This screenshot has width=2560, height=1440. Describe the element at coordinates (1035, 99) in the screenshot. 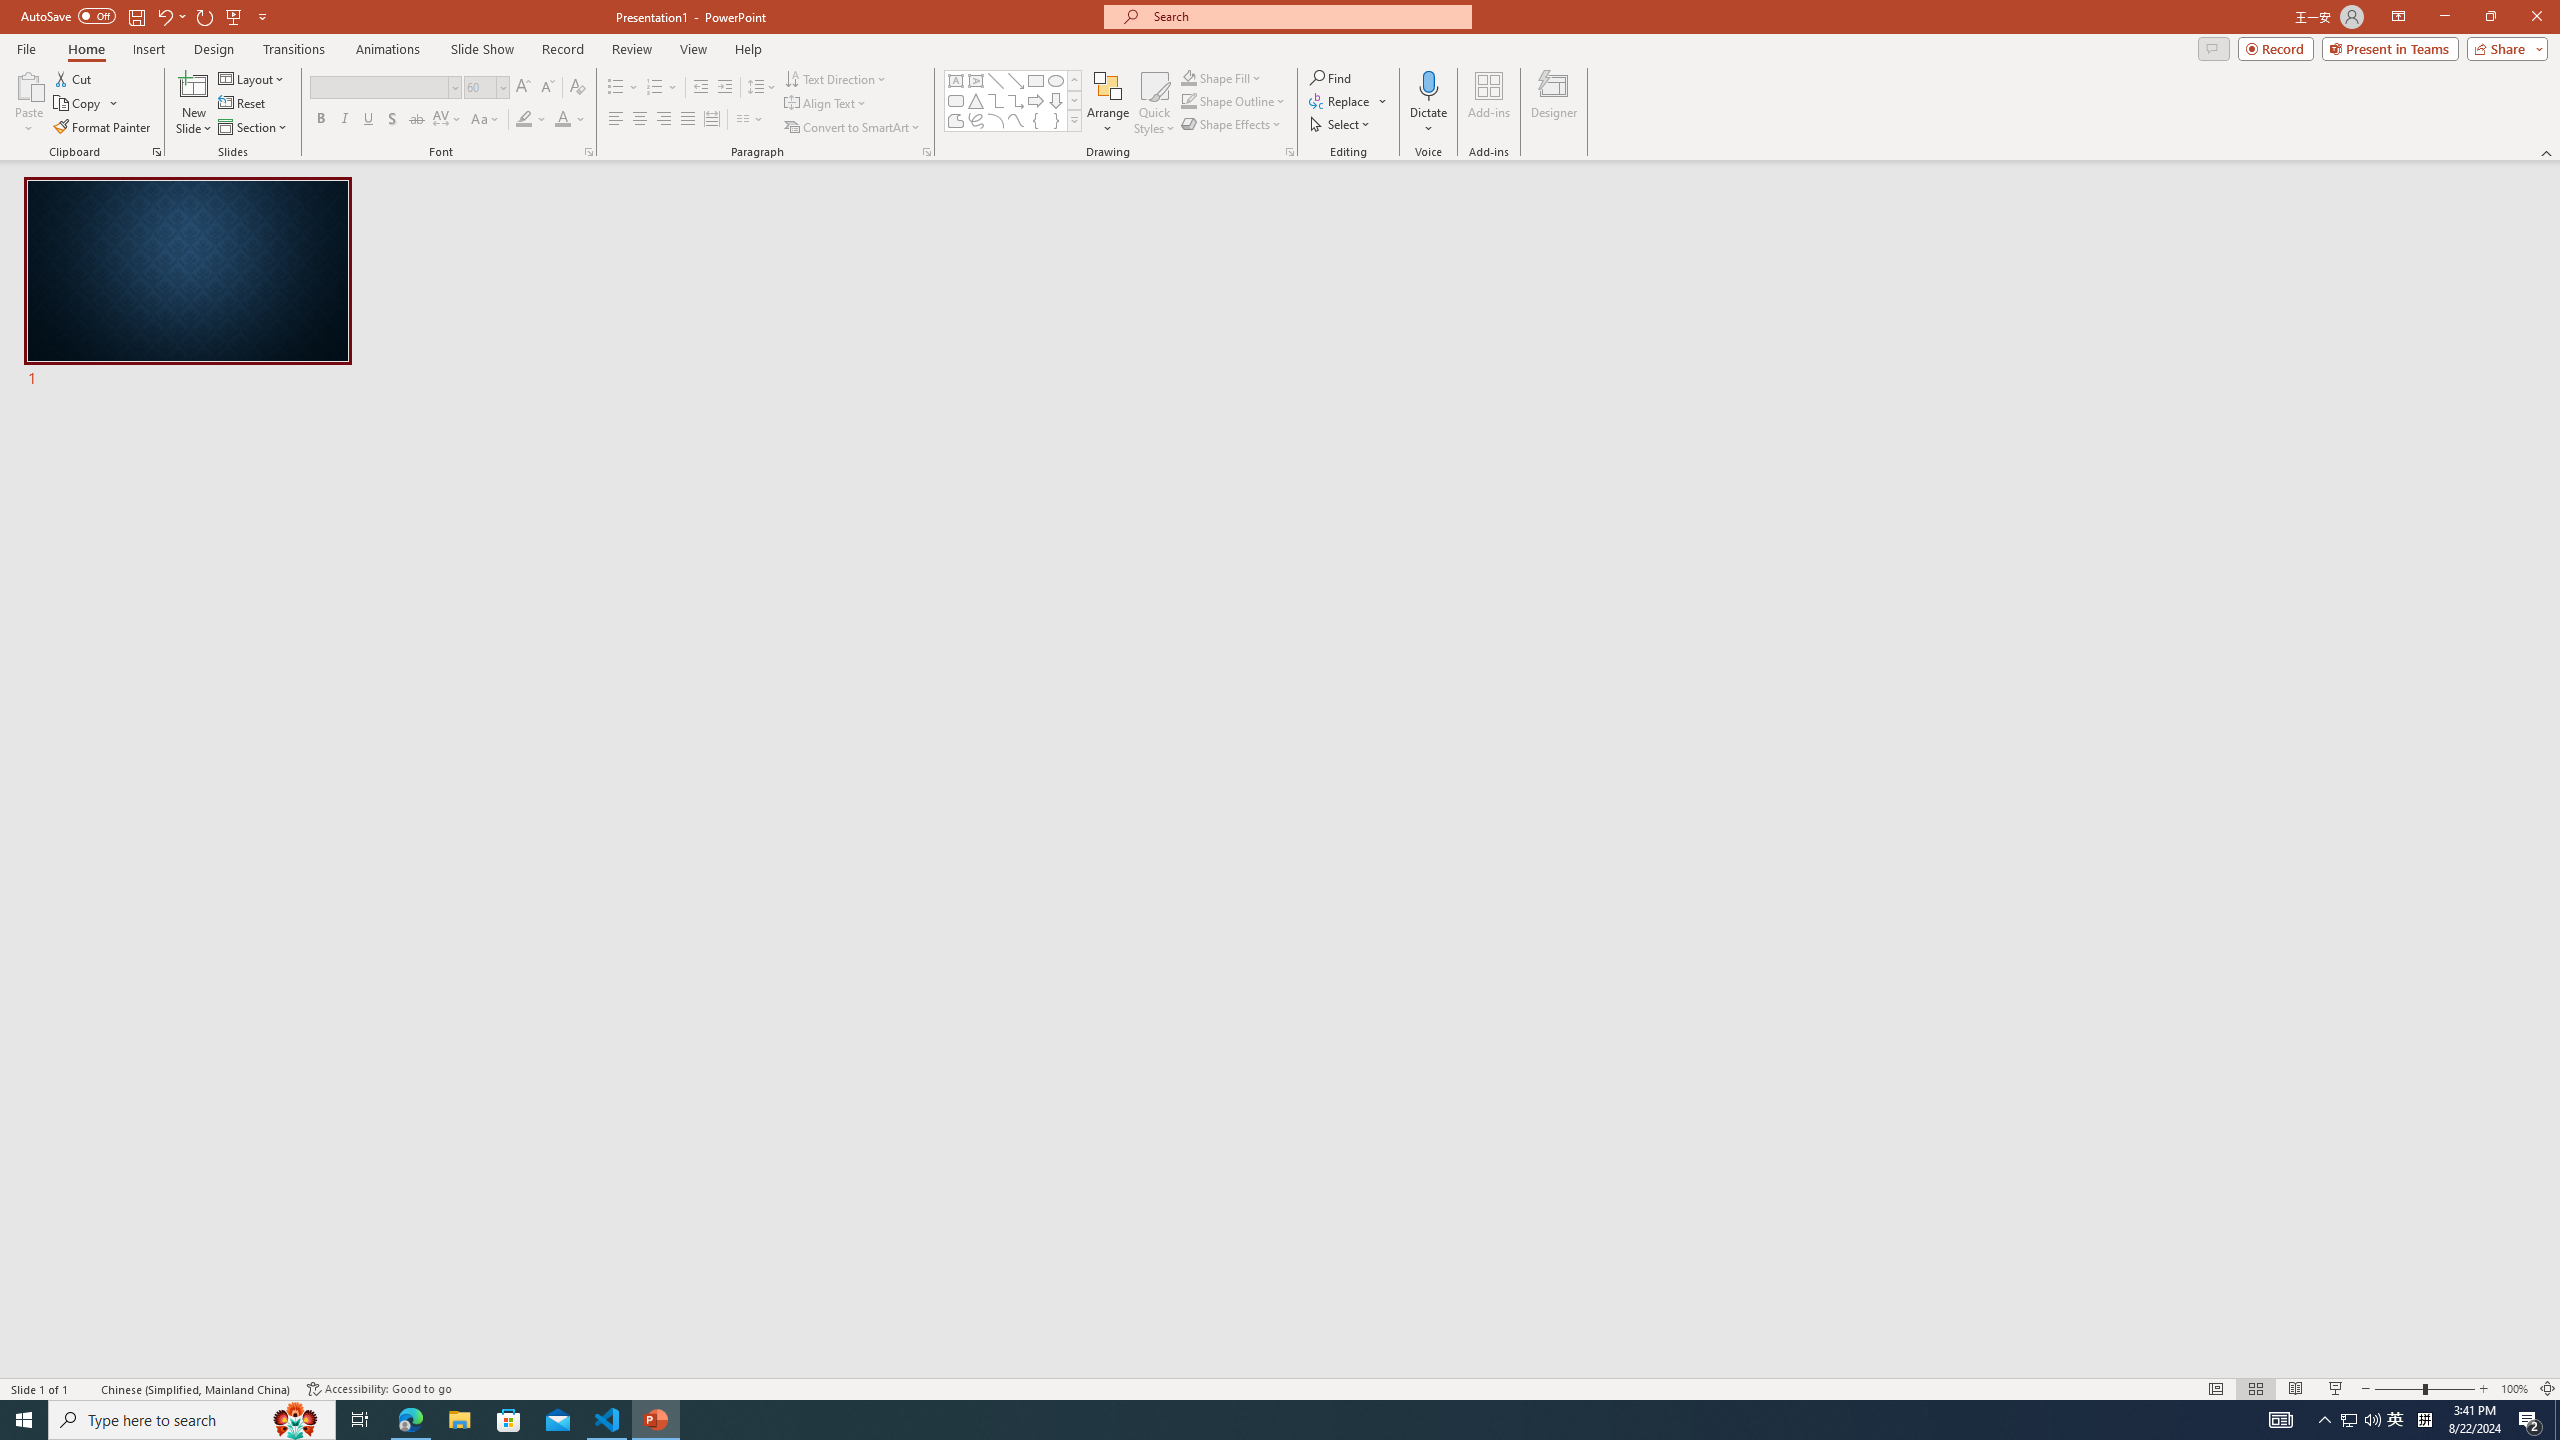

I see `'Arrow: Right'` at that location.